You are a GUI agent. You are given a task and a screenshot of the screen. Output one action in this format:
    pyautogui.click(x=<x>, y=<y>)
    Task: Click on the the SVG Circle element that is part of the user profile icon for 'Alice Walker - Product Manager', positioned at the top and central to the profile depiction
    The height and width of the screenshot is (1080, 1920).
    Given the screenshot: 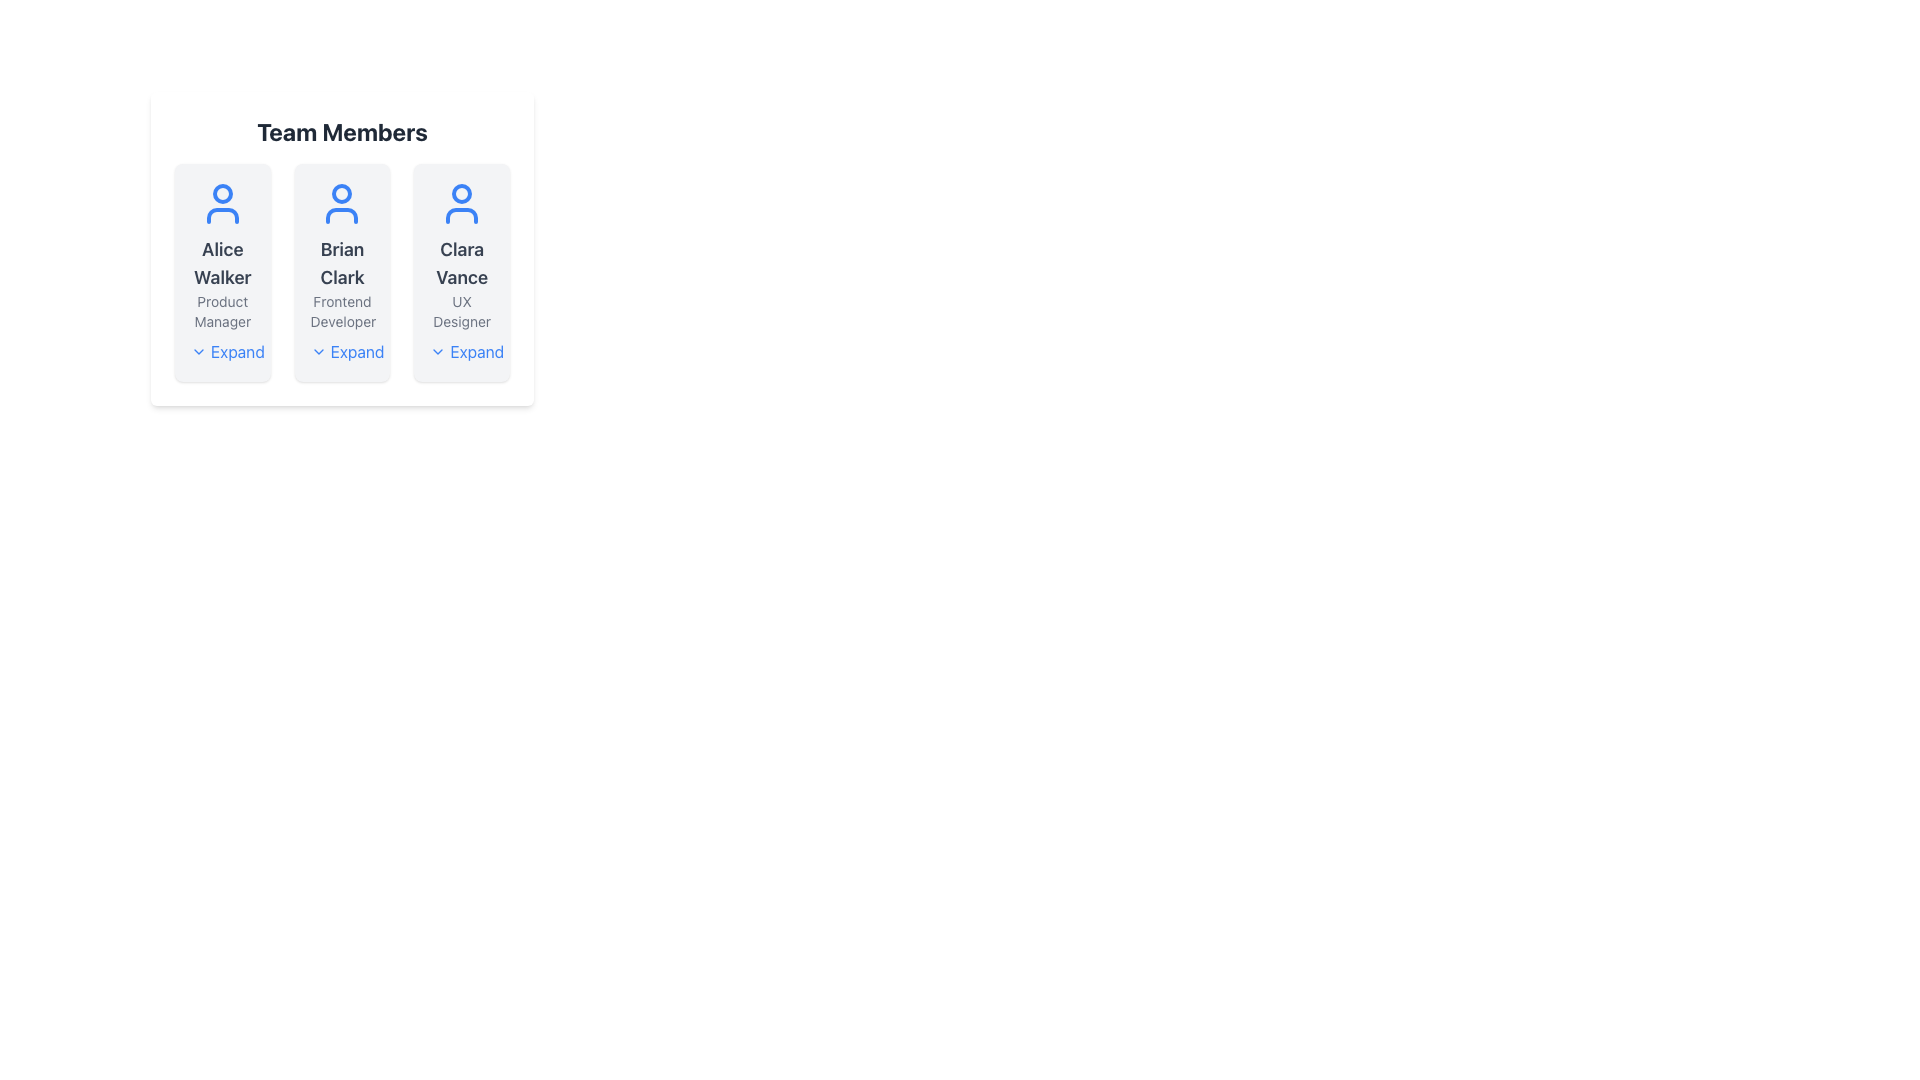 What is the action you would take?
    pyautogui.click(x=222, y=193)
    